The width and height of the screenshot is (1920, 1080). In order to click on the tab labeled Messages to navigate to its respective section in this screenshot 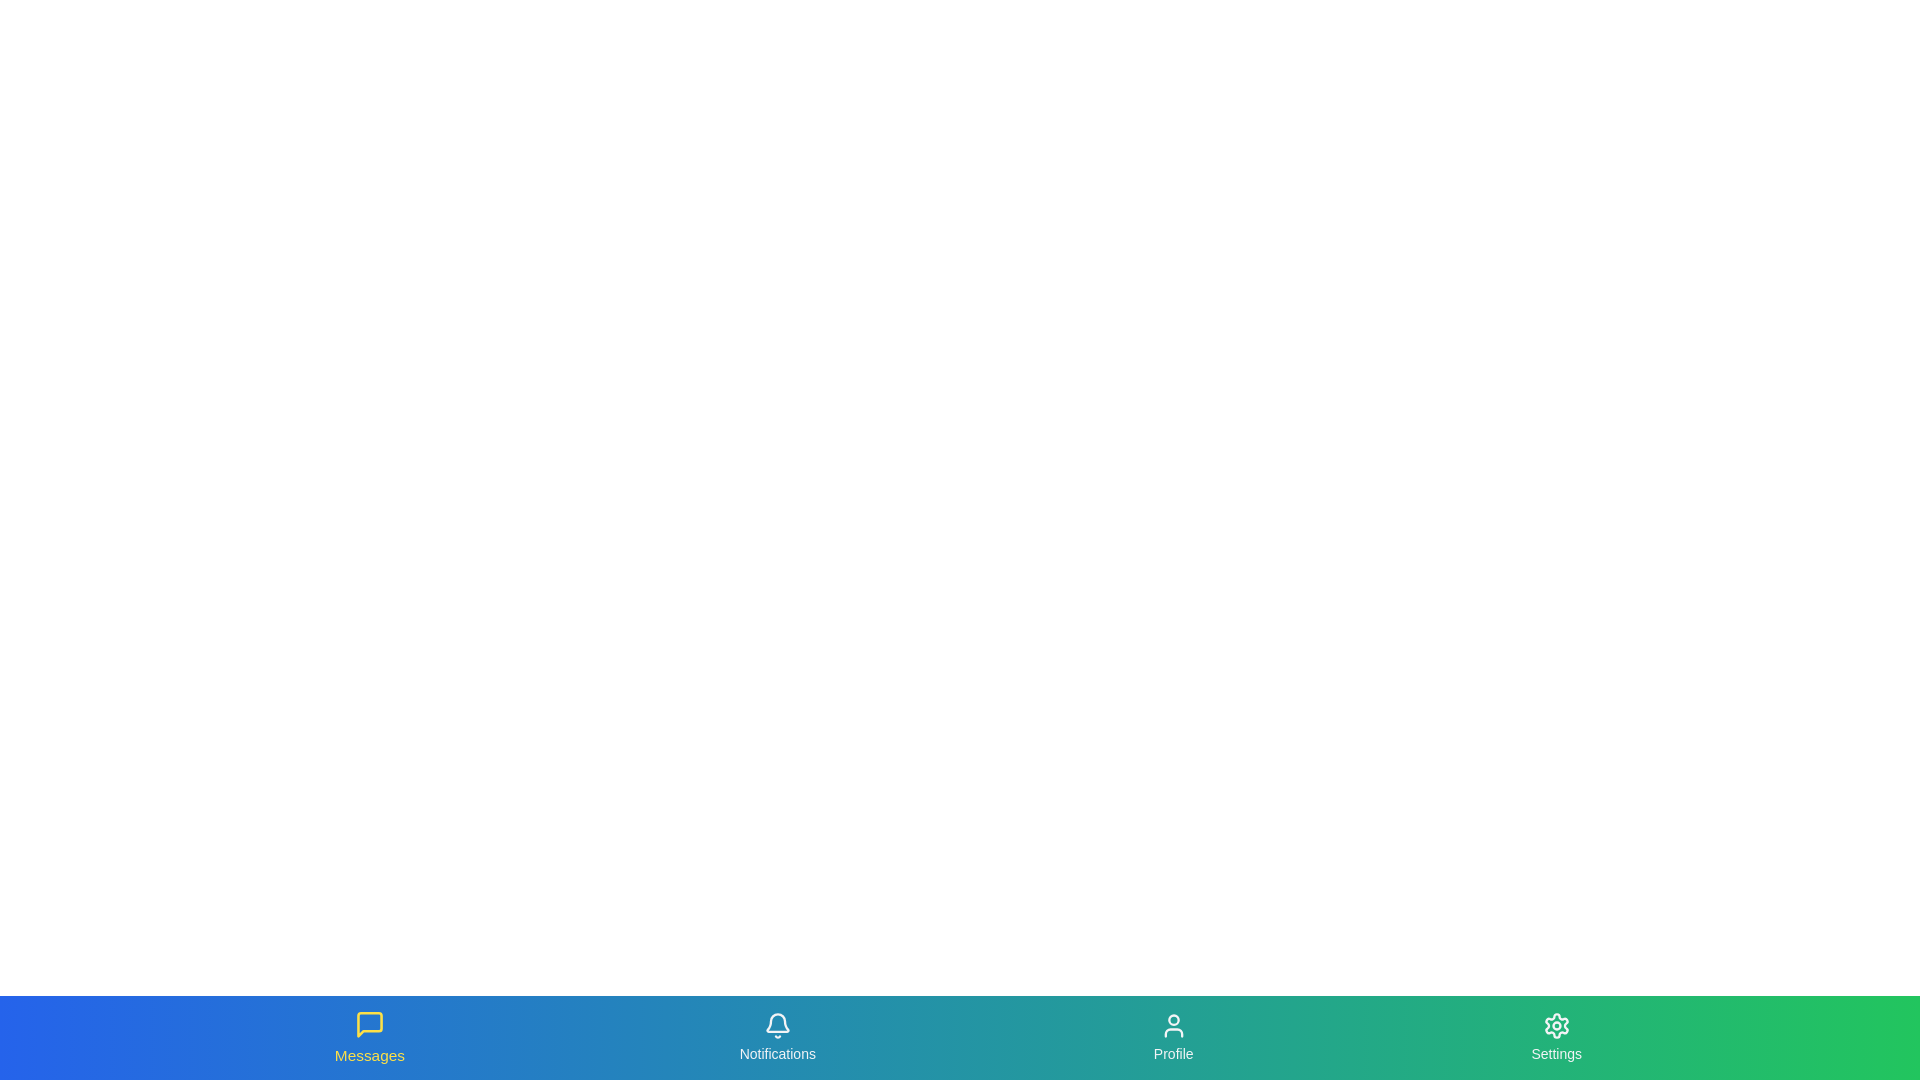, I will do `click(369, 1036)`.